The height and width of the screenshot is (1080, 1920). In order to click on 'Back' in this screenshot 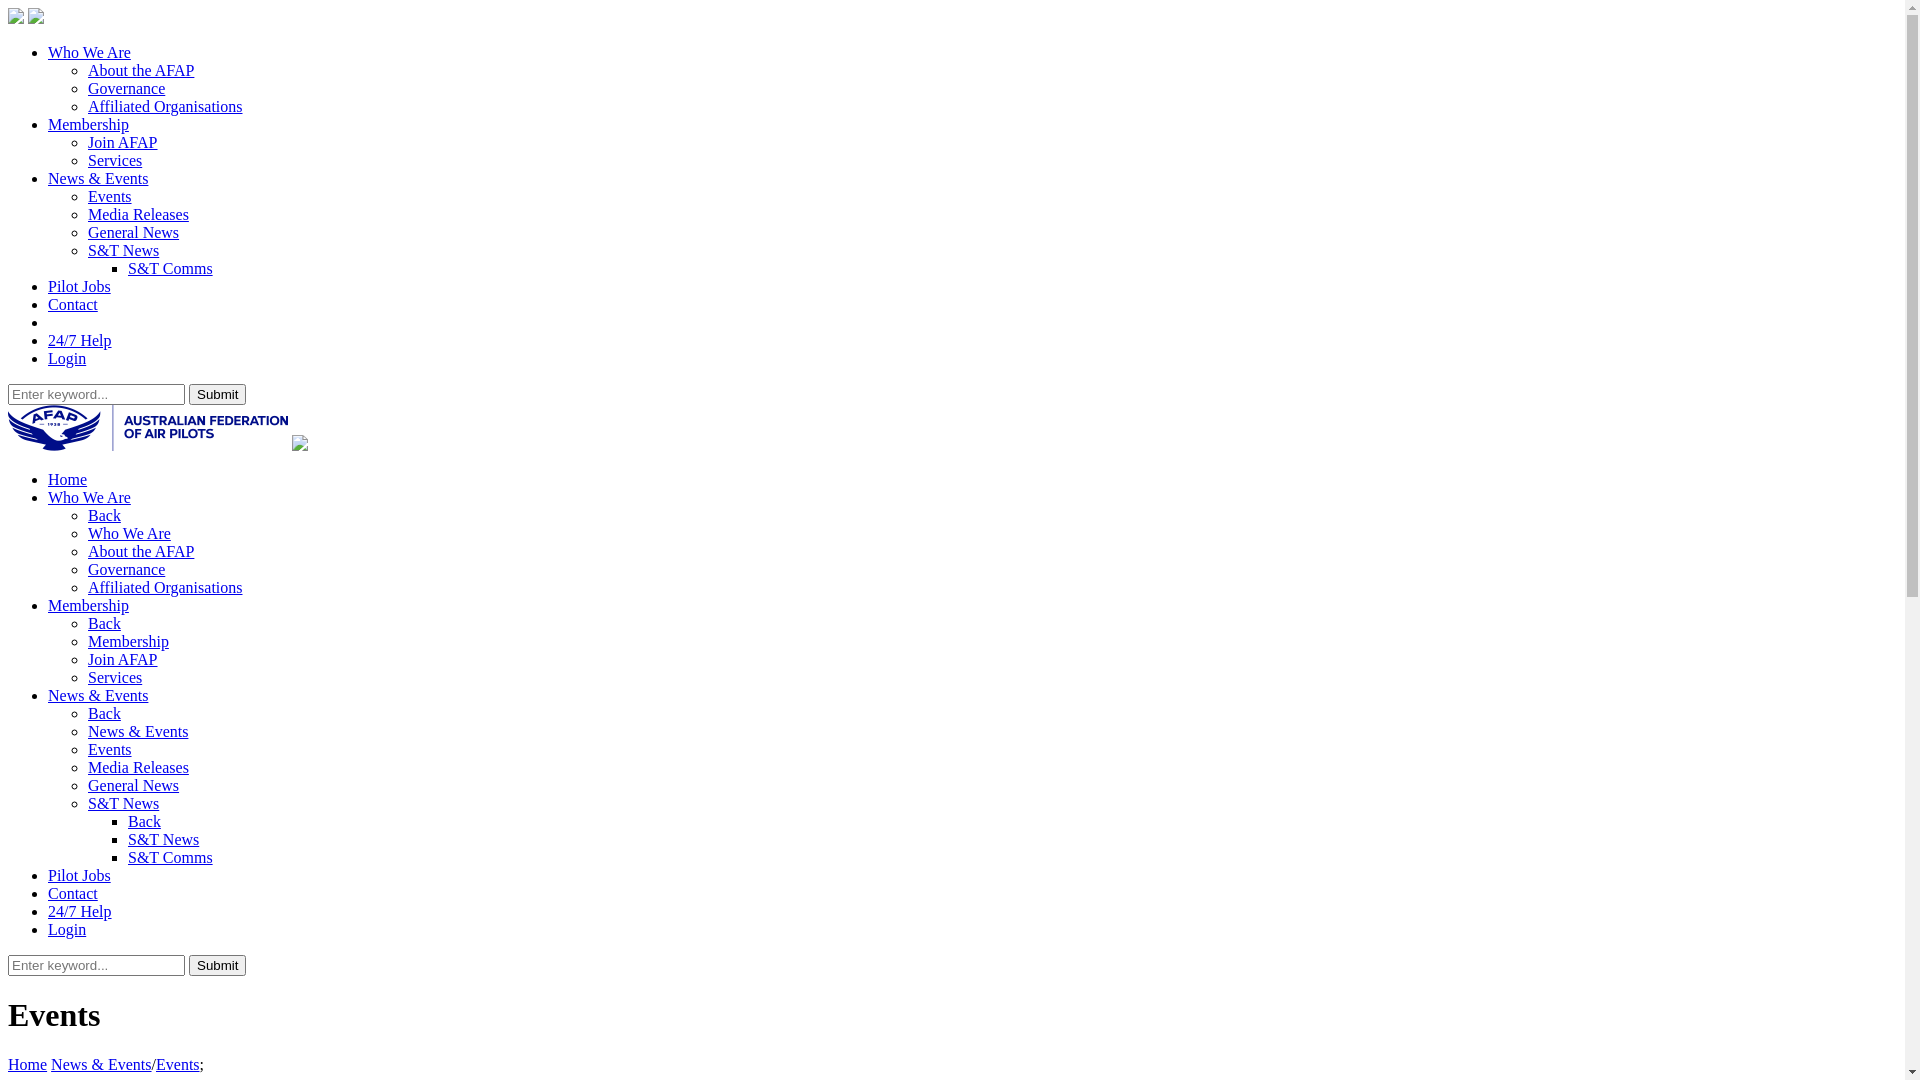, I will do `click(86, 622)`.